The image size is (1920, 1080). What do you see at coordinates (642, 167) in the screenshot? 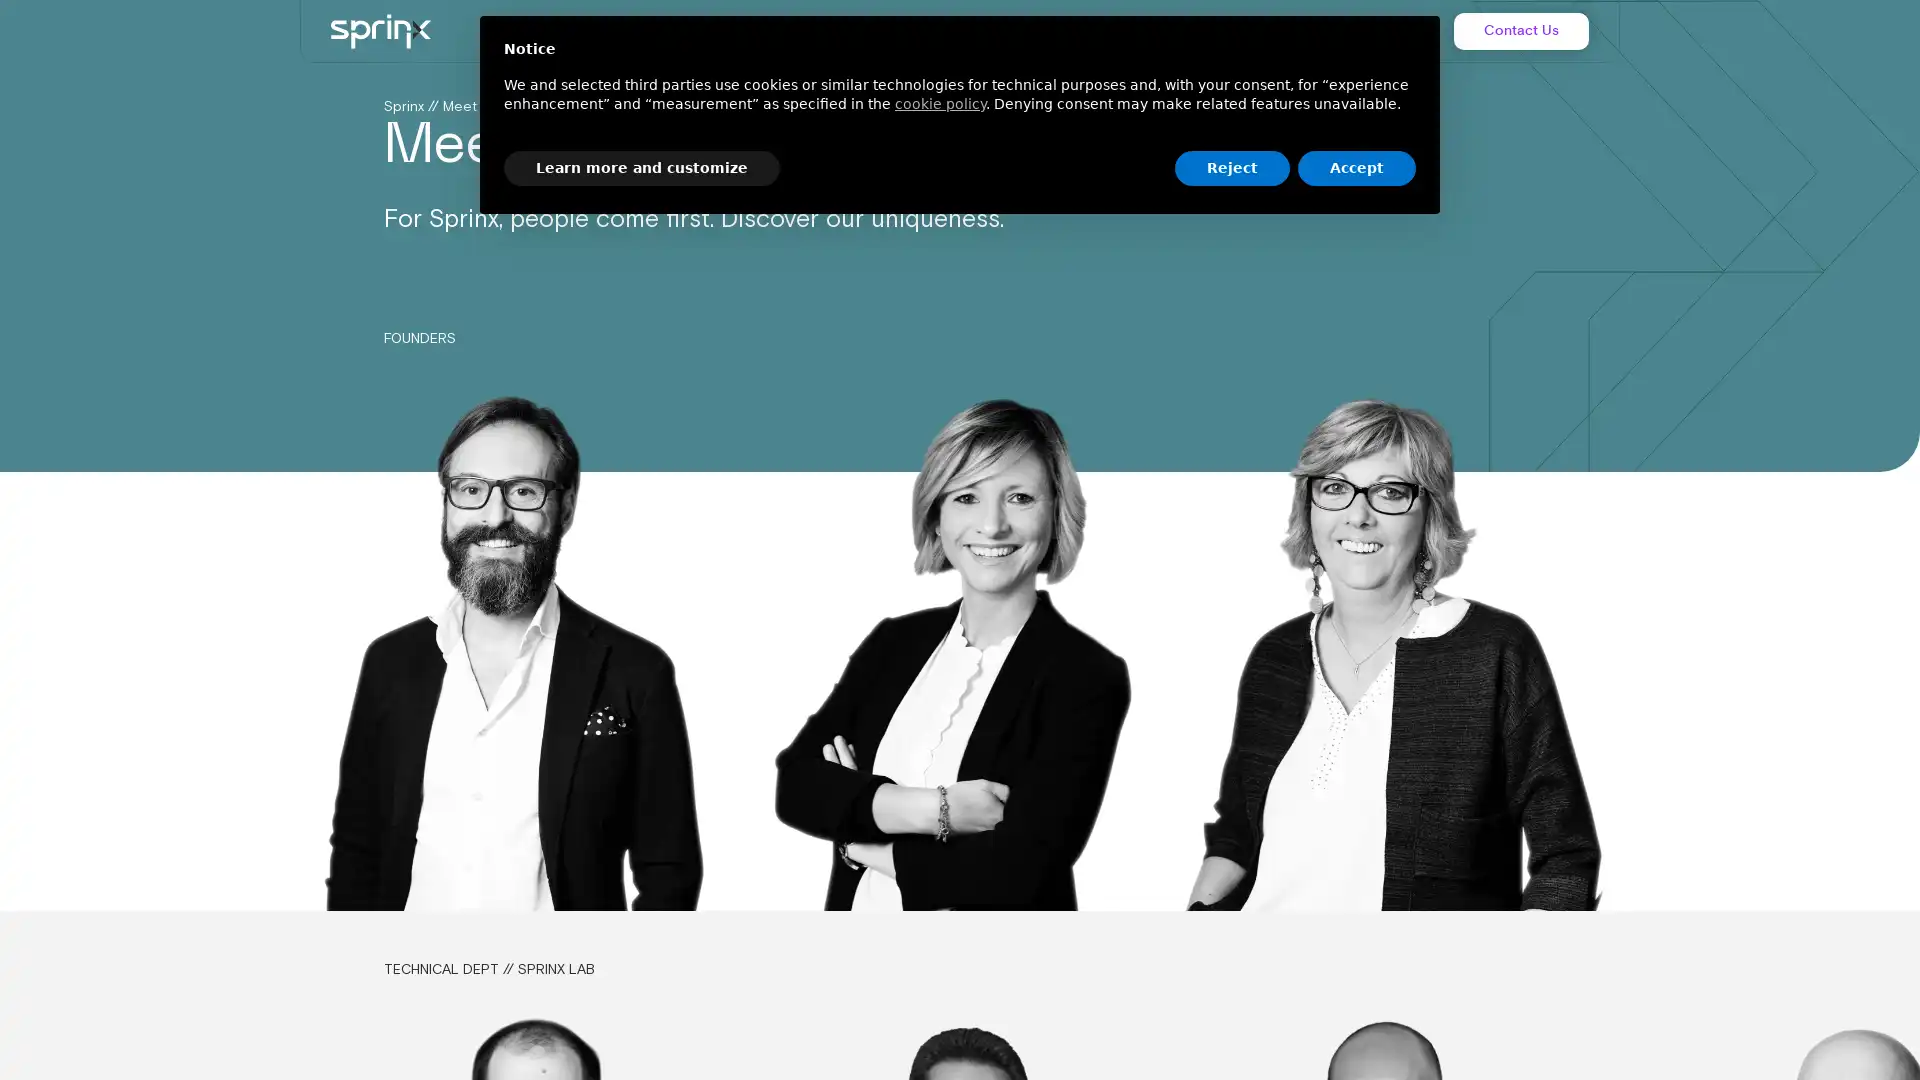
I see `Learn more and customize` at bounding box center [642, 167].